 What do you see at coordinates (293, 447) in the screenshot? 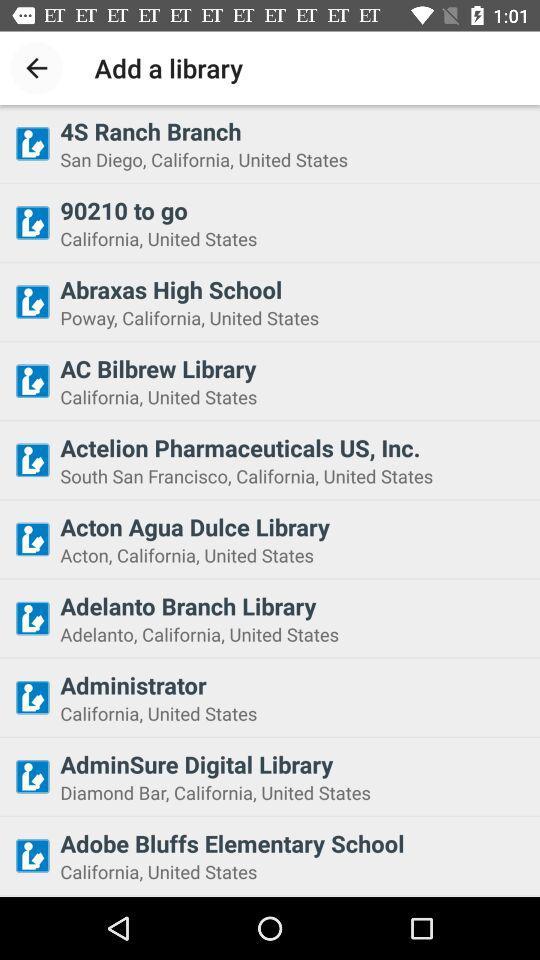
I see `actelion pharmaceuticals us` at bounding box center [293, 447].